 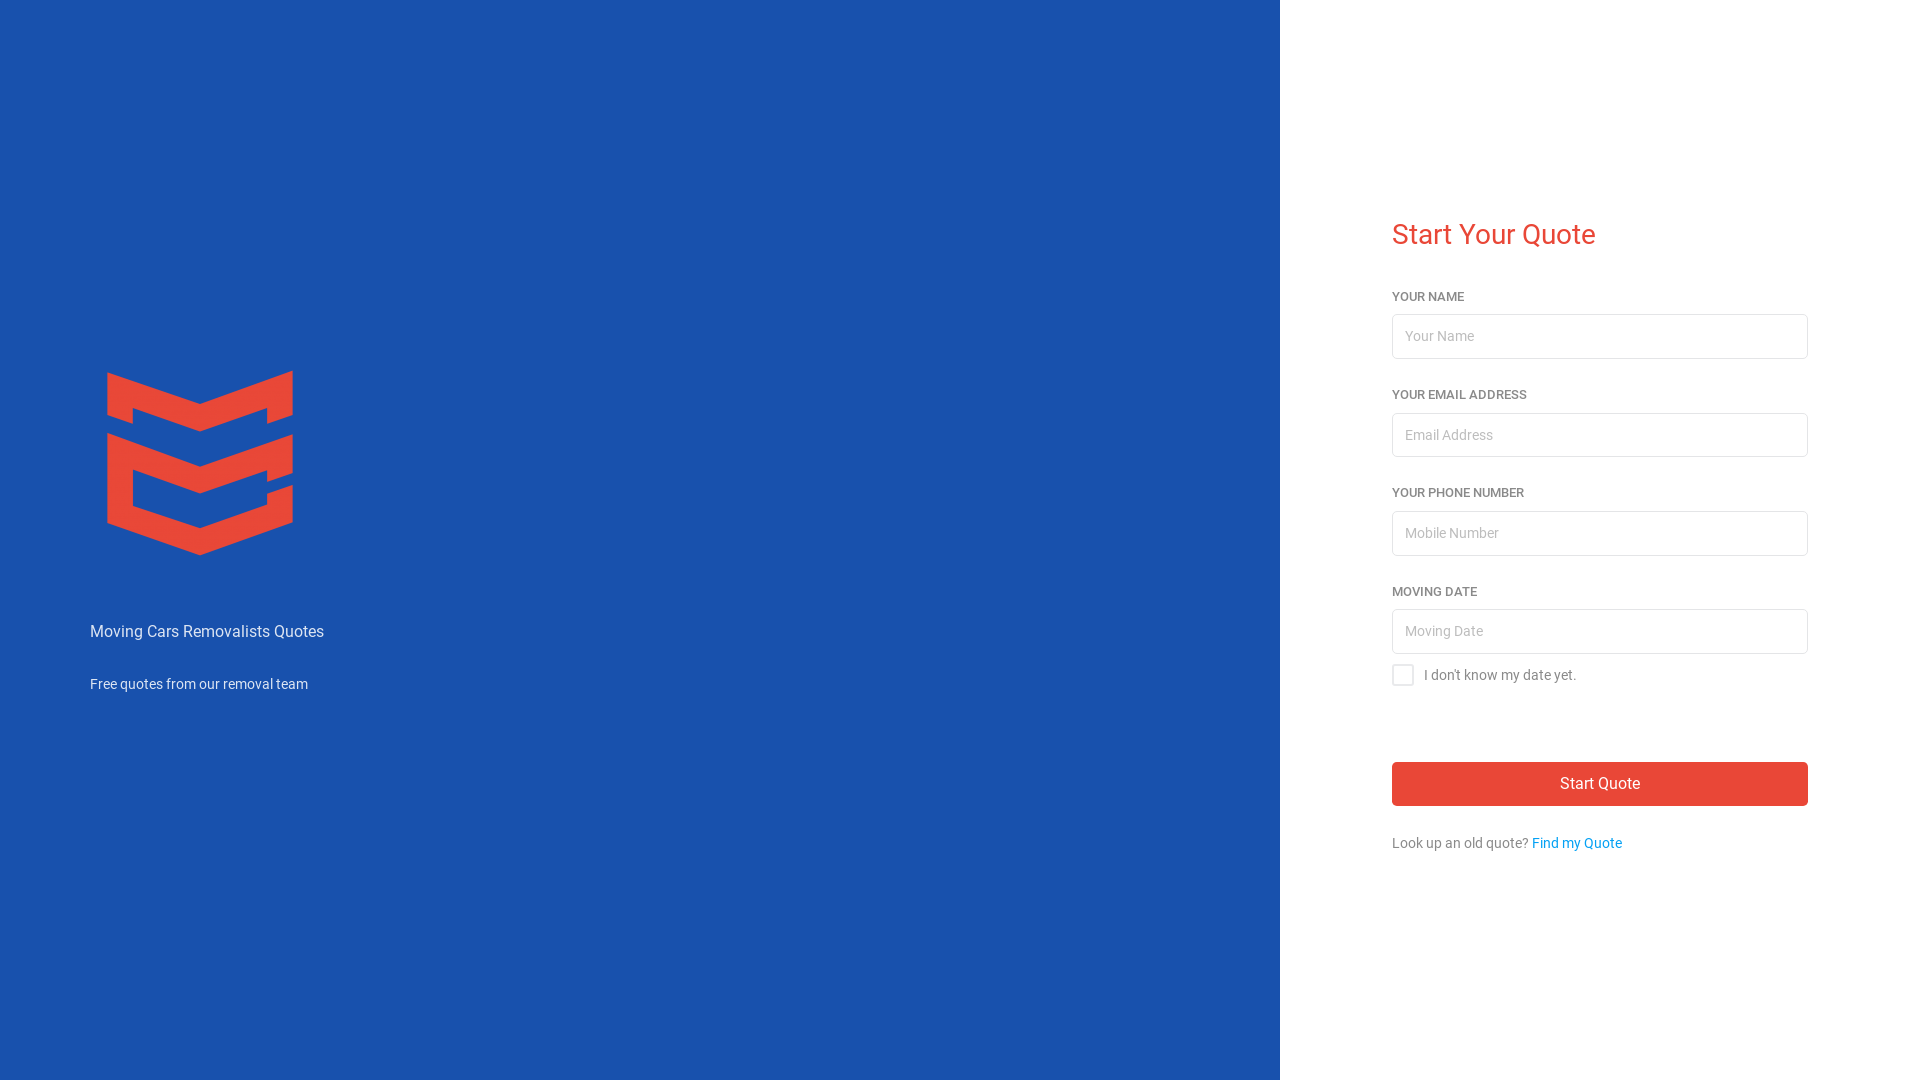 What do you see at coordinates (1530, 843) in the screenshot?
I see `'Find my Quote'` at bounding box center [1530, 843].